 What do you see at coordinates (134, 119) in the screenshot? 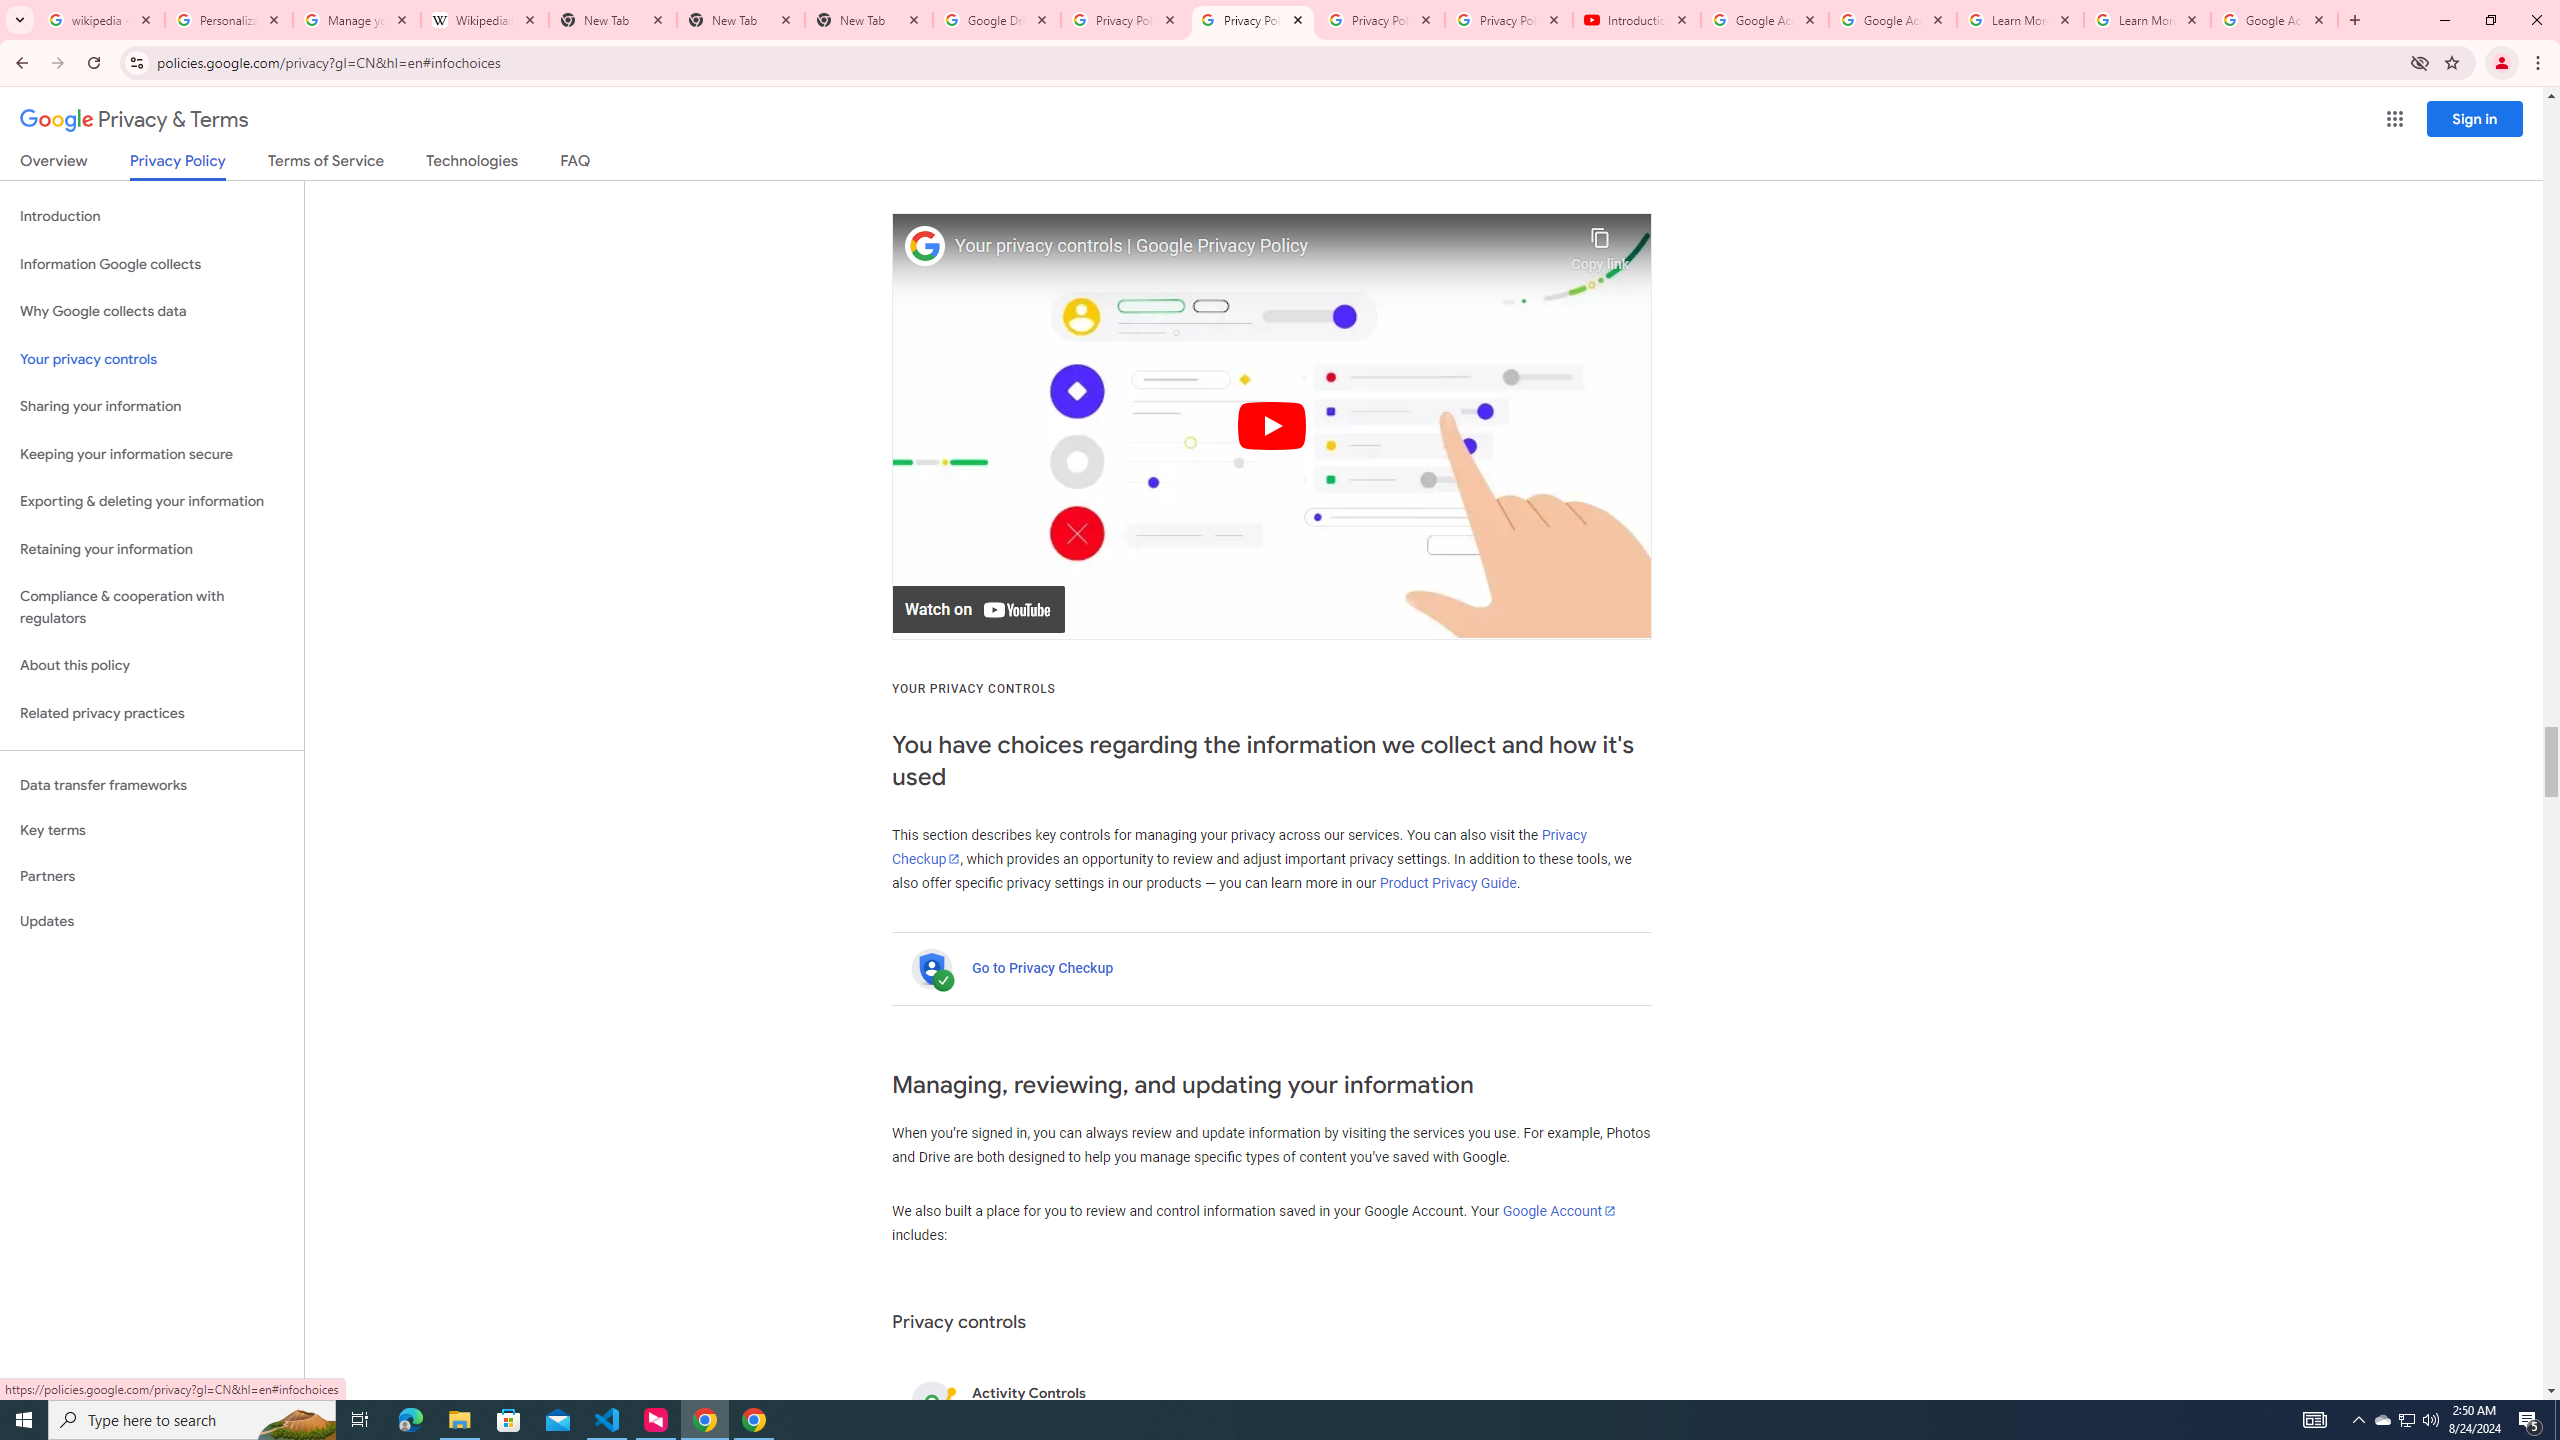
I see `'Privacy & Terms'` at bounding box center [134, 119].